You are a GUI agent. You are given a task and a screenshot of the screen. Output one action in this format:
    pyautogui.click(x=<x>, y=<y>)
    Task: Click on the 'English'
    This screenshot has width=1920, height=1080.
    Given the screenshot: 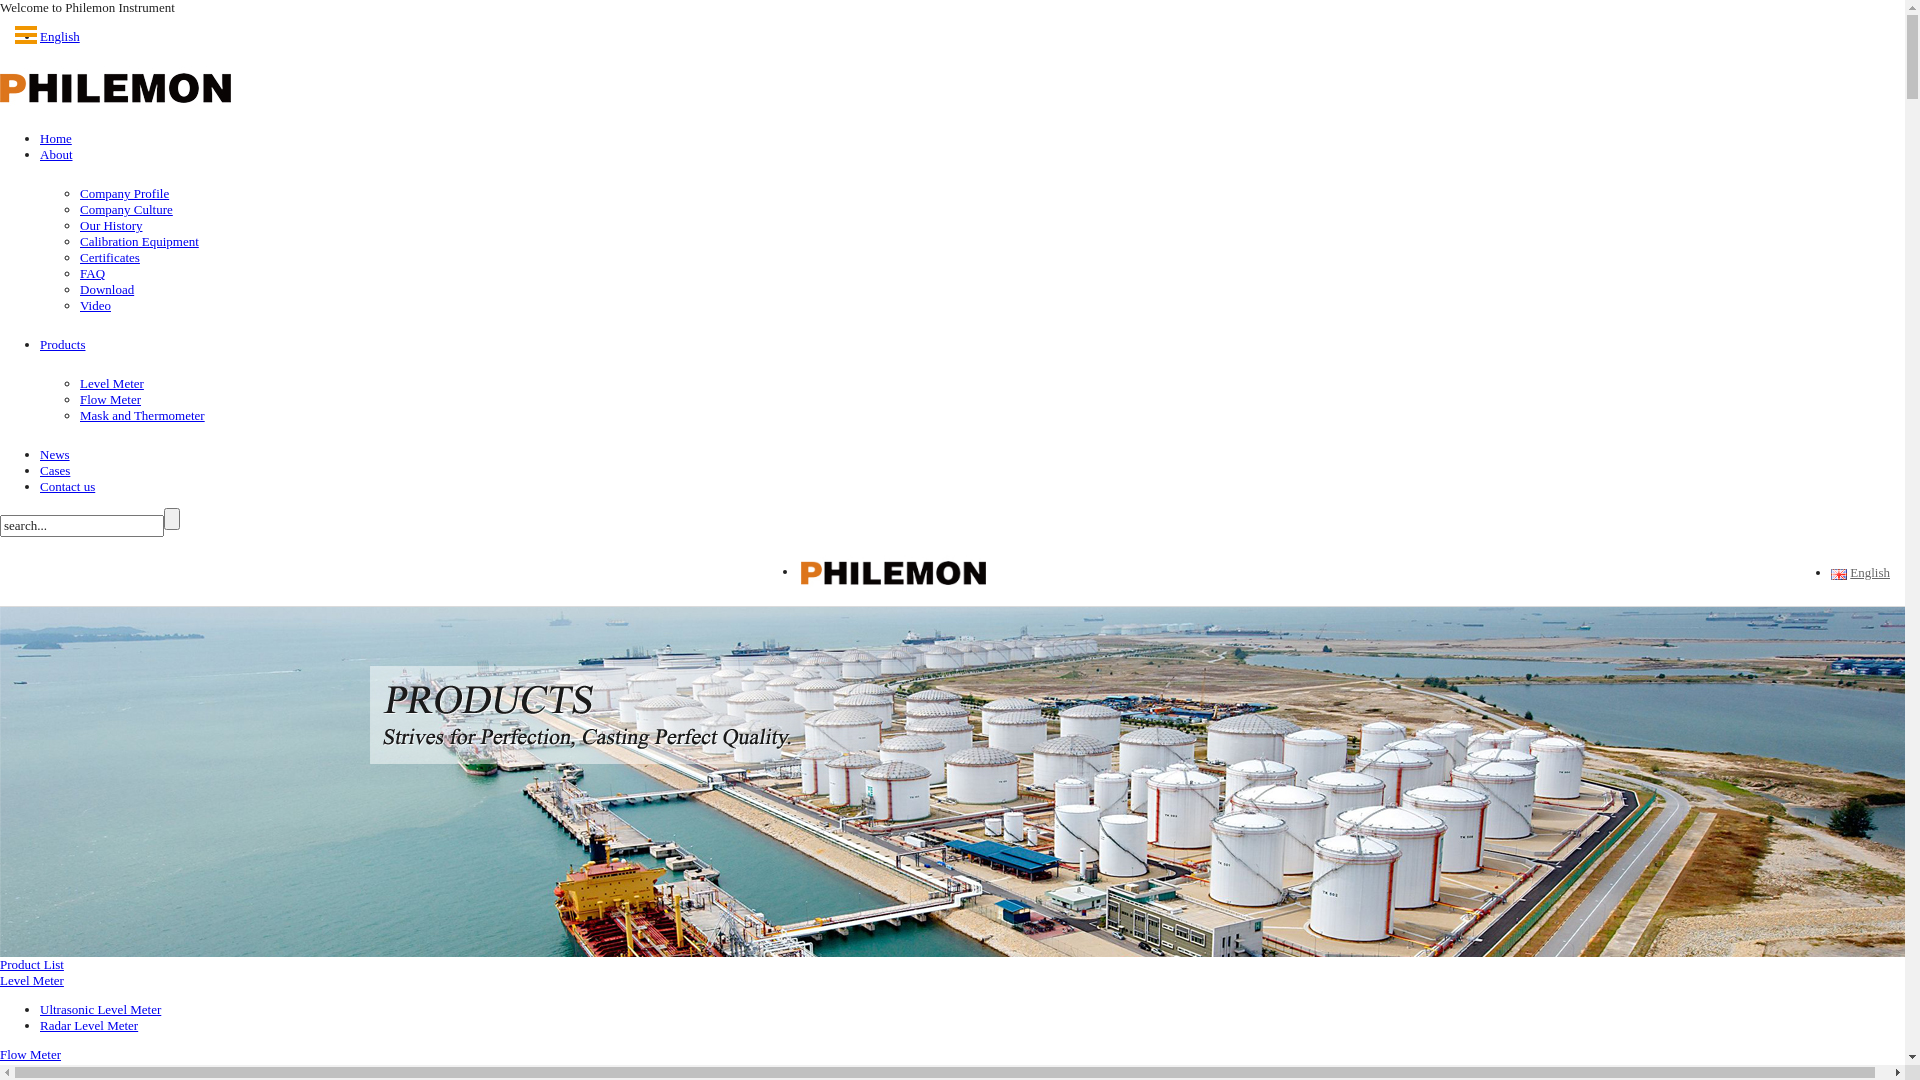 What is the action you would take?
    pyautogui.click(x=59, y=36)
    